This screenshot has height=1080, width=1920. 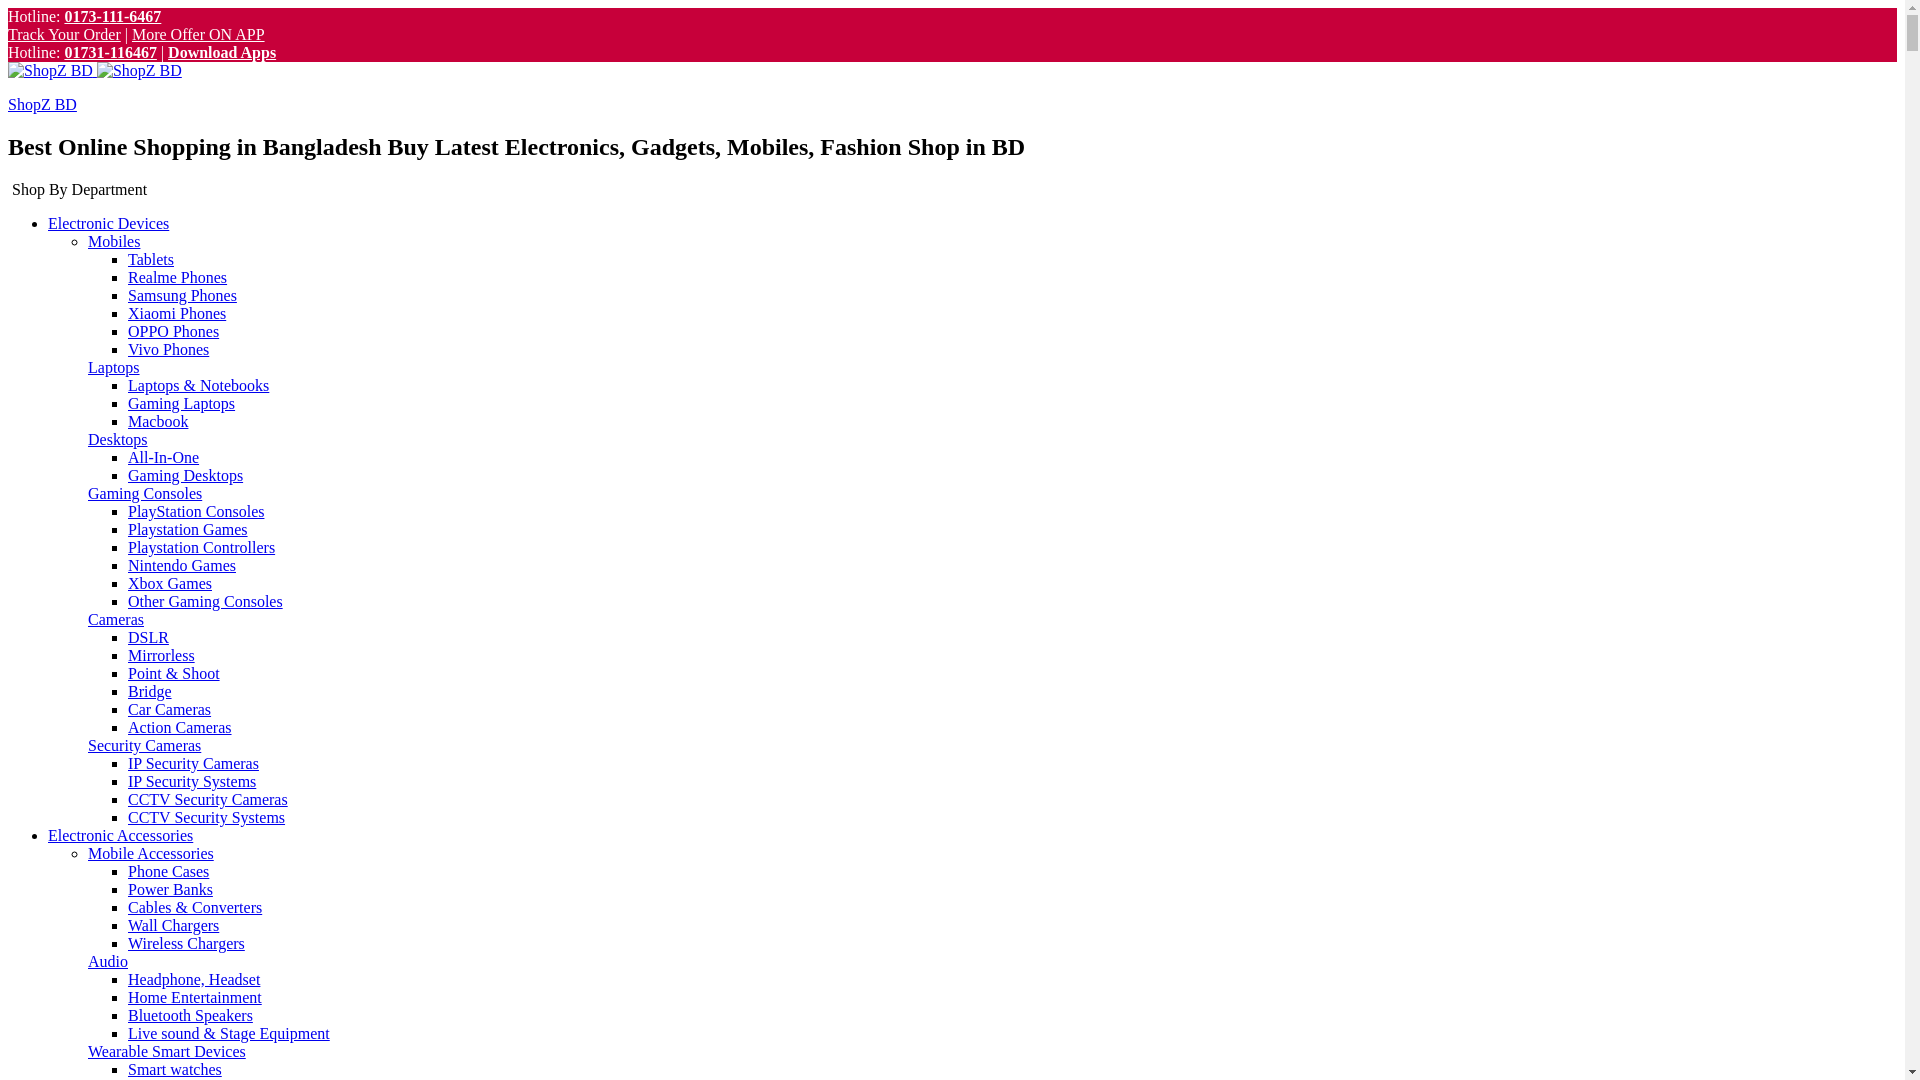 What do you see at coordinates (143, 745) in the screenshot?
I see `'Security Cameras'` at bounding box center [143, 745].